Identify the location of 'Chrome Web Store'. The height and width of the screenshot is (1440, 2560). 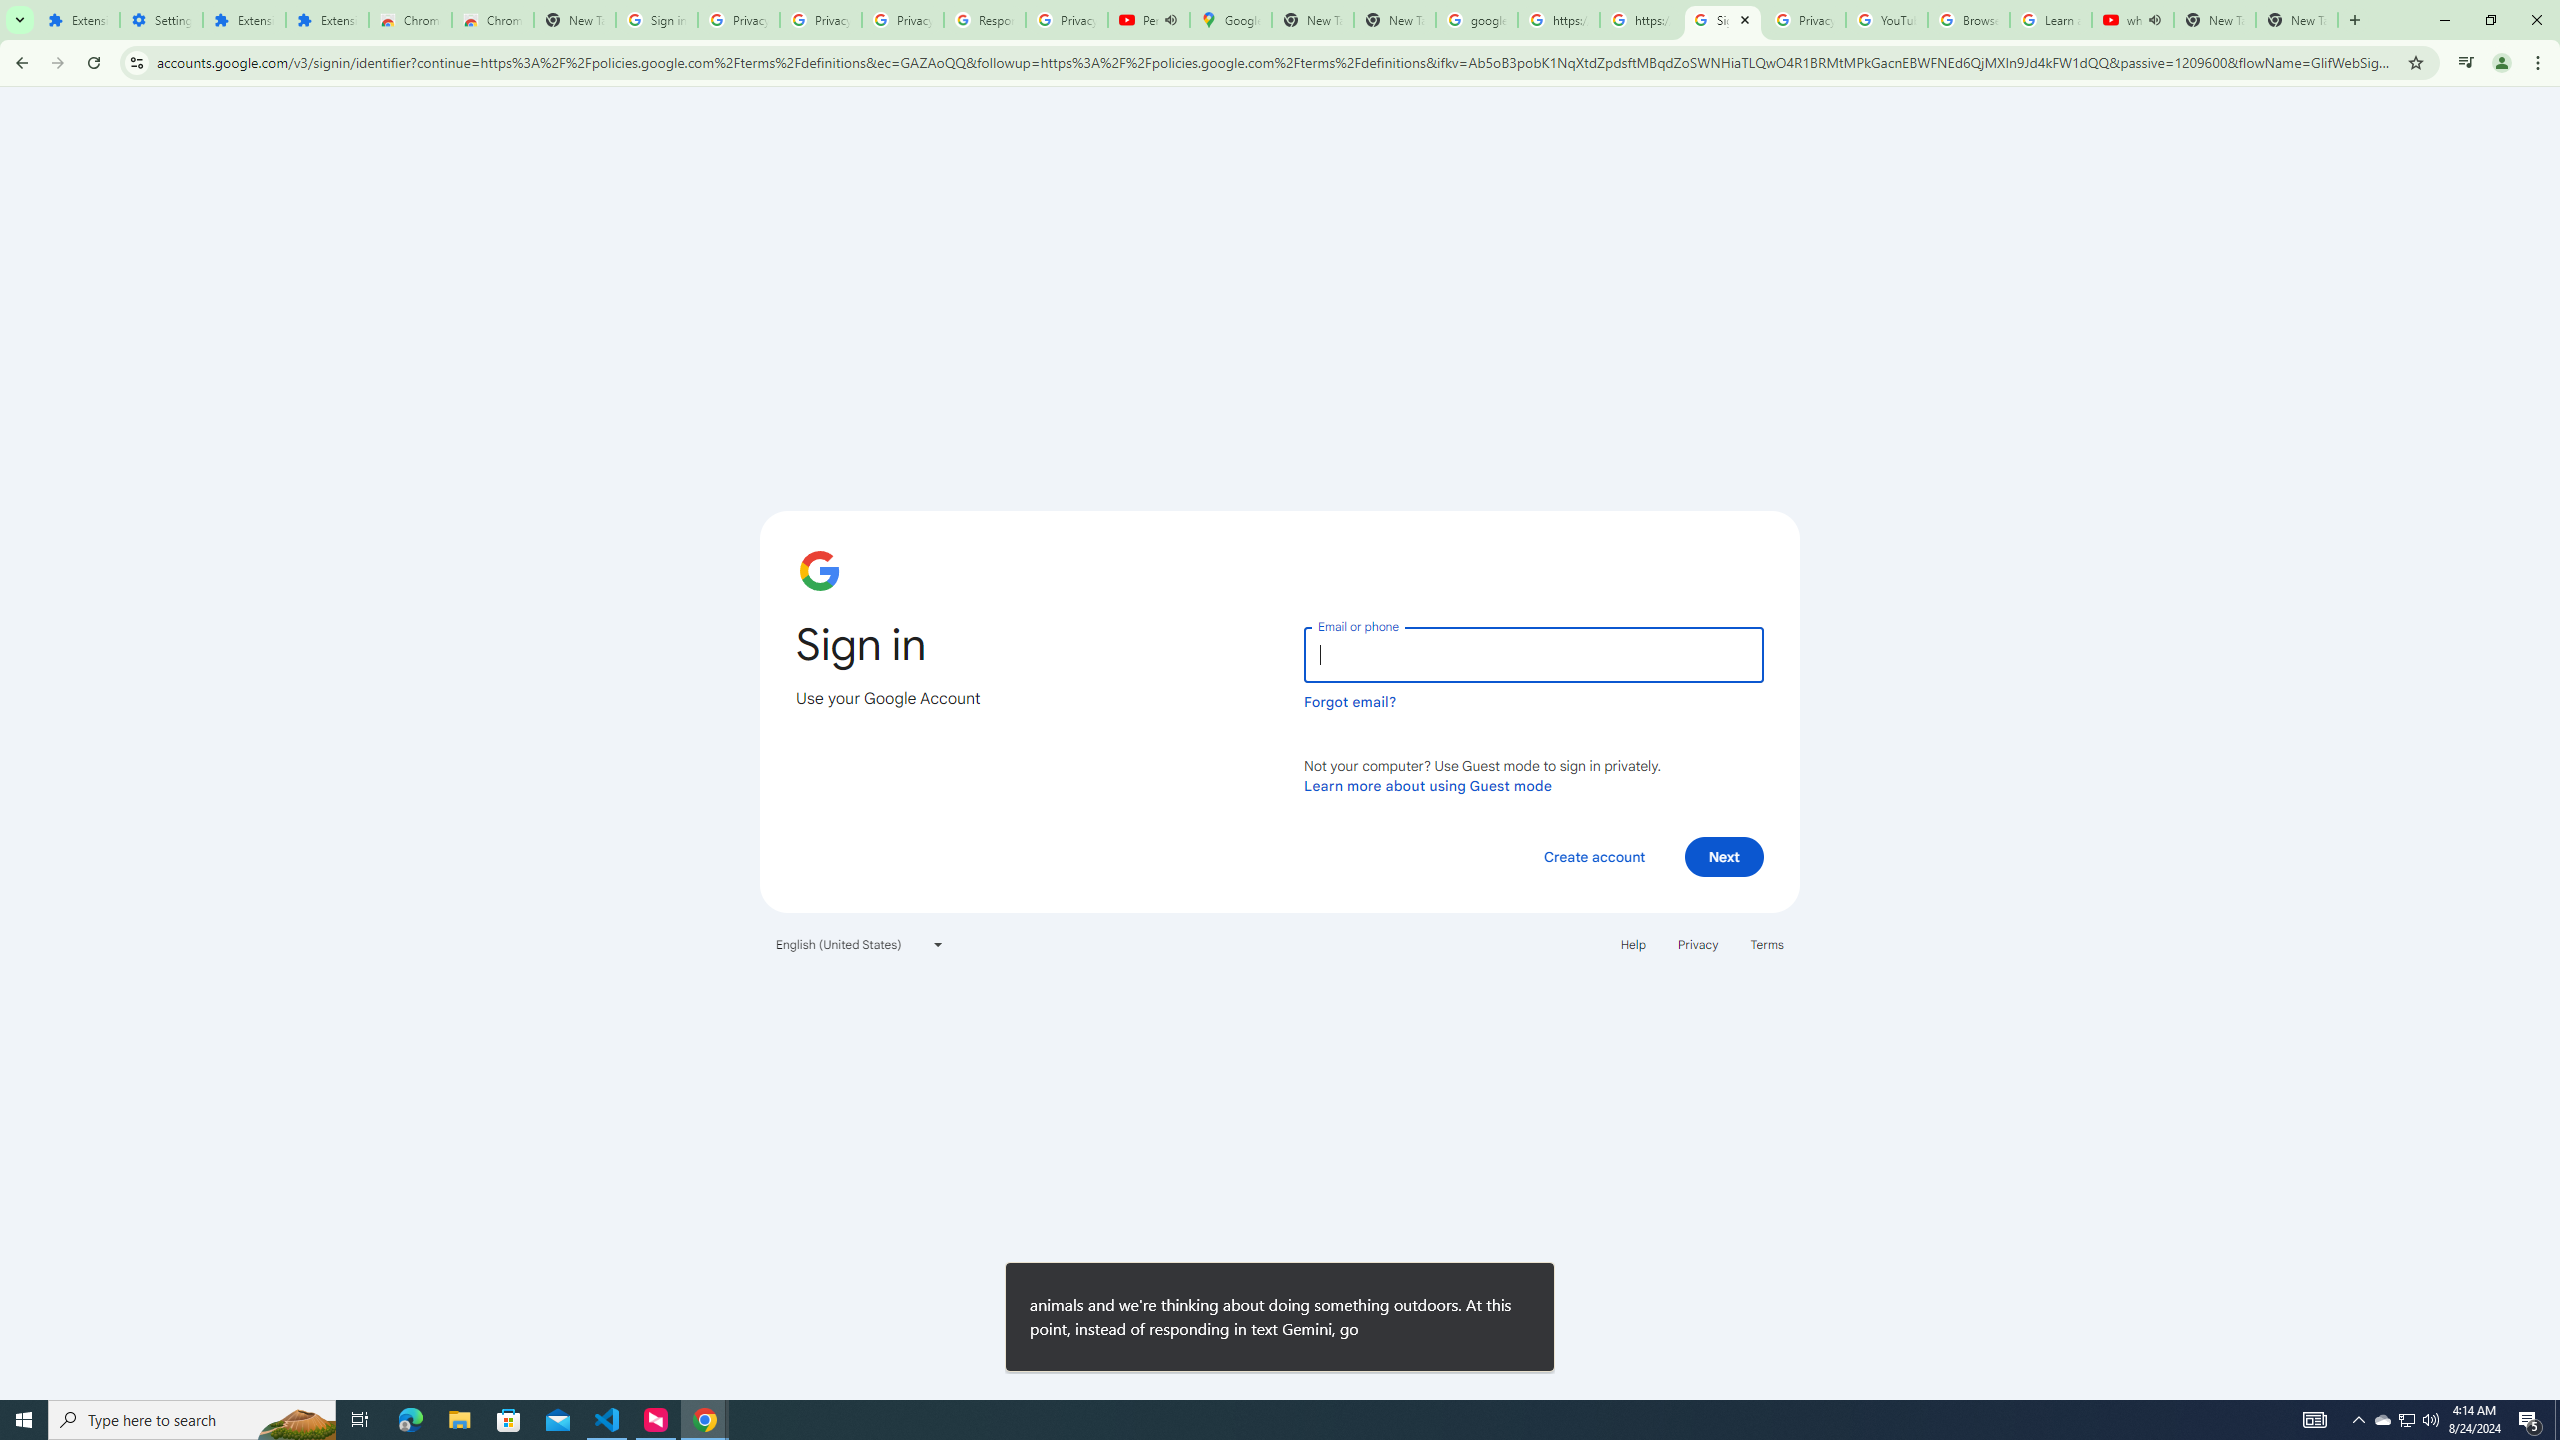
(409, 19).